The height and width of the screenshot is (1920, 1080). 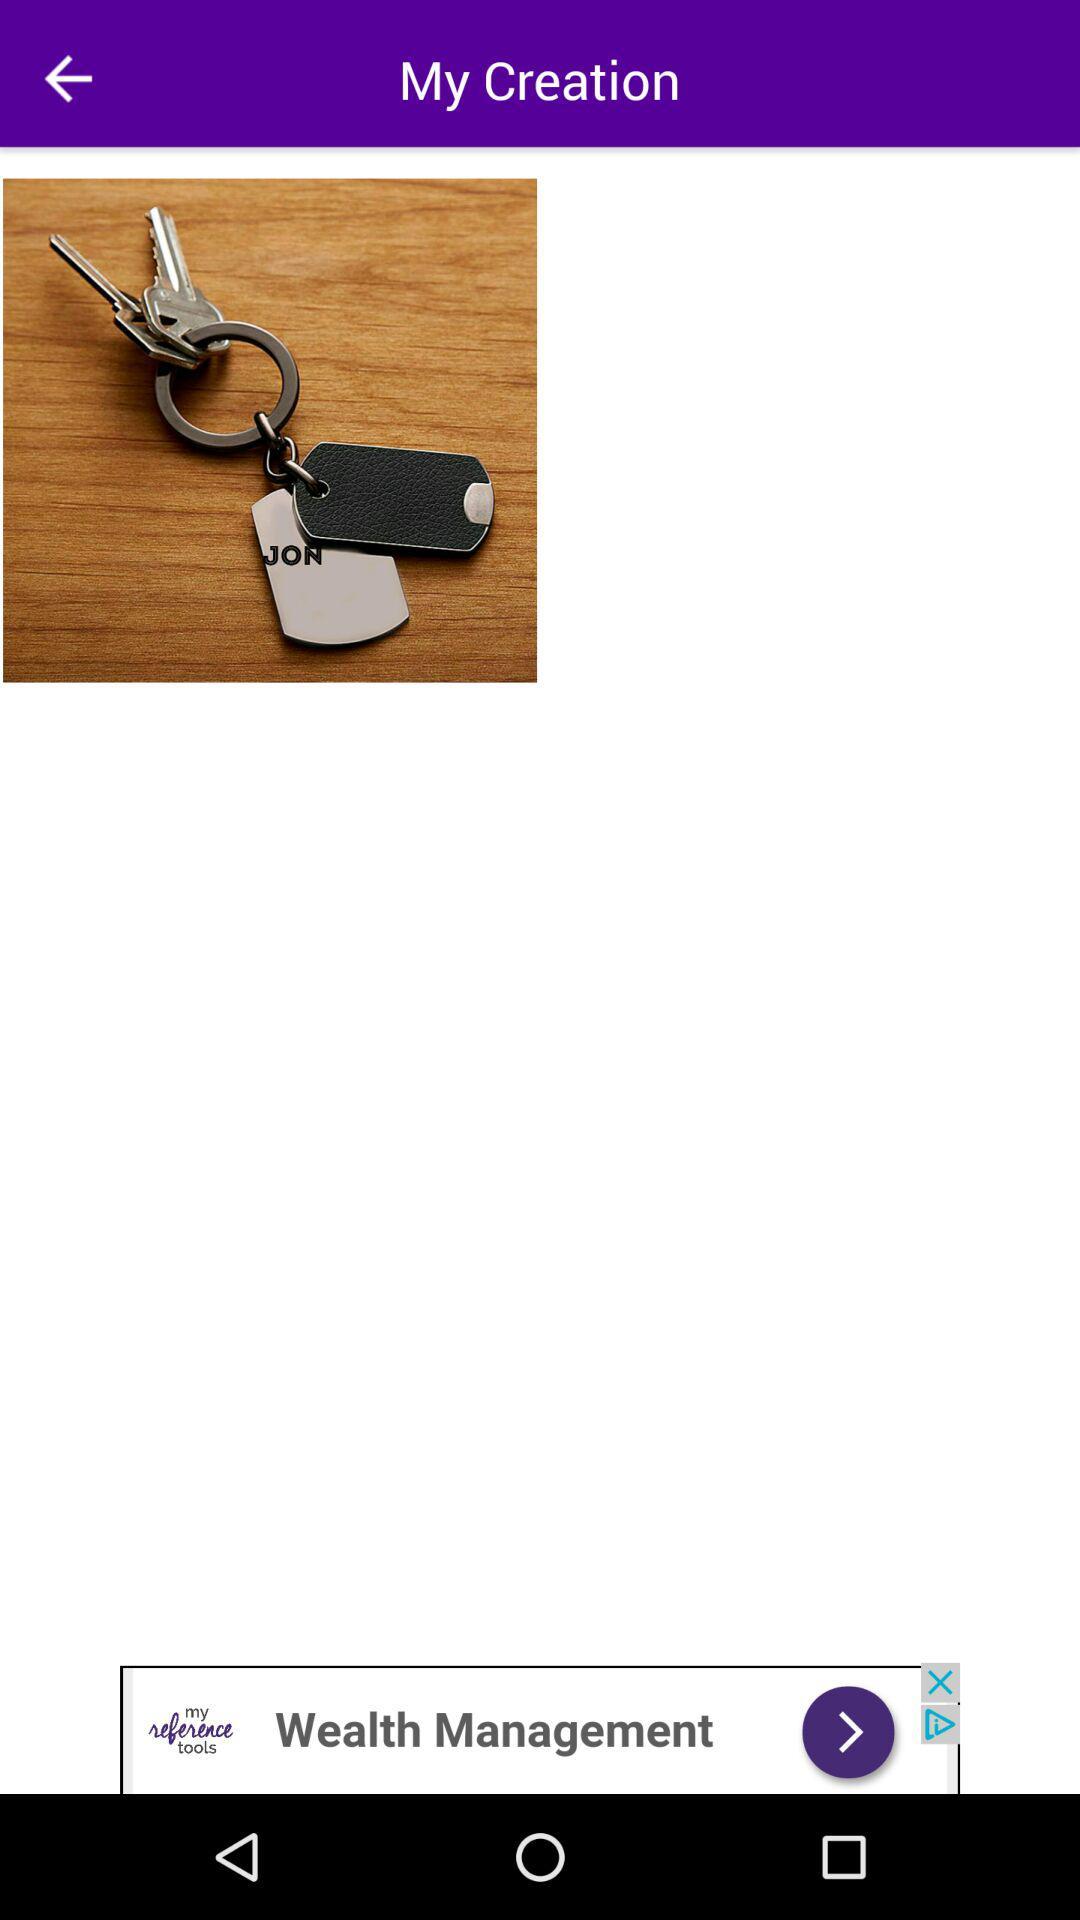 What do you see at coordinates (540, 1727) in the screenshot?
I see `open advertisement` at bounding box center [540, 1727].